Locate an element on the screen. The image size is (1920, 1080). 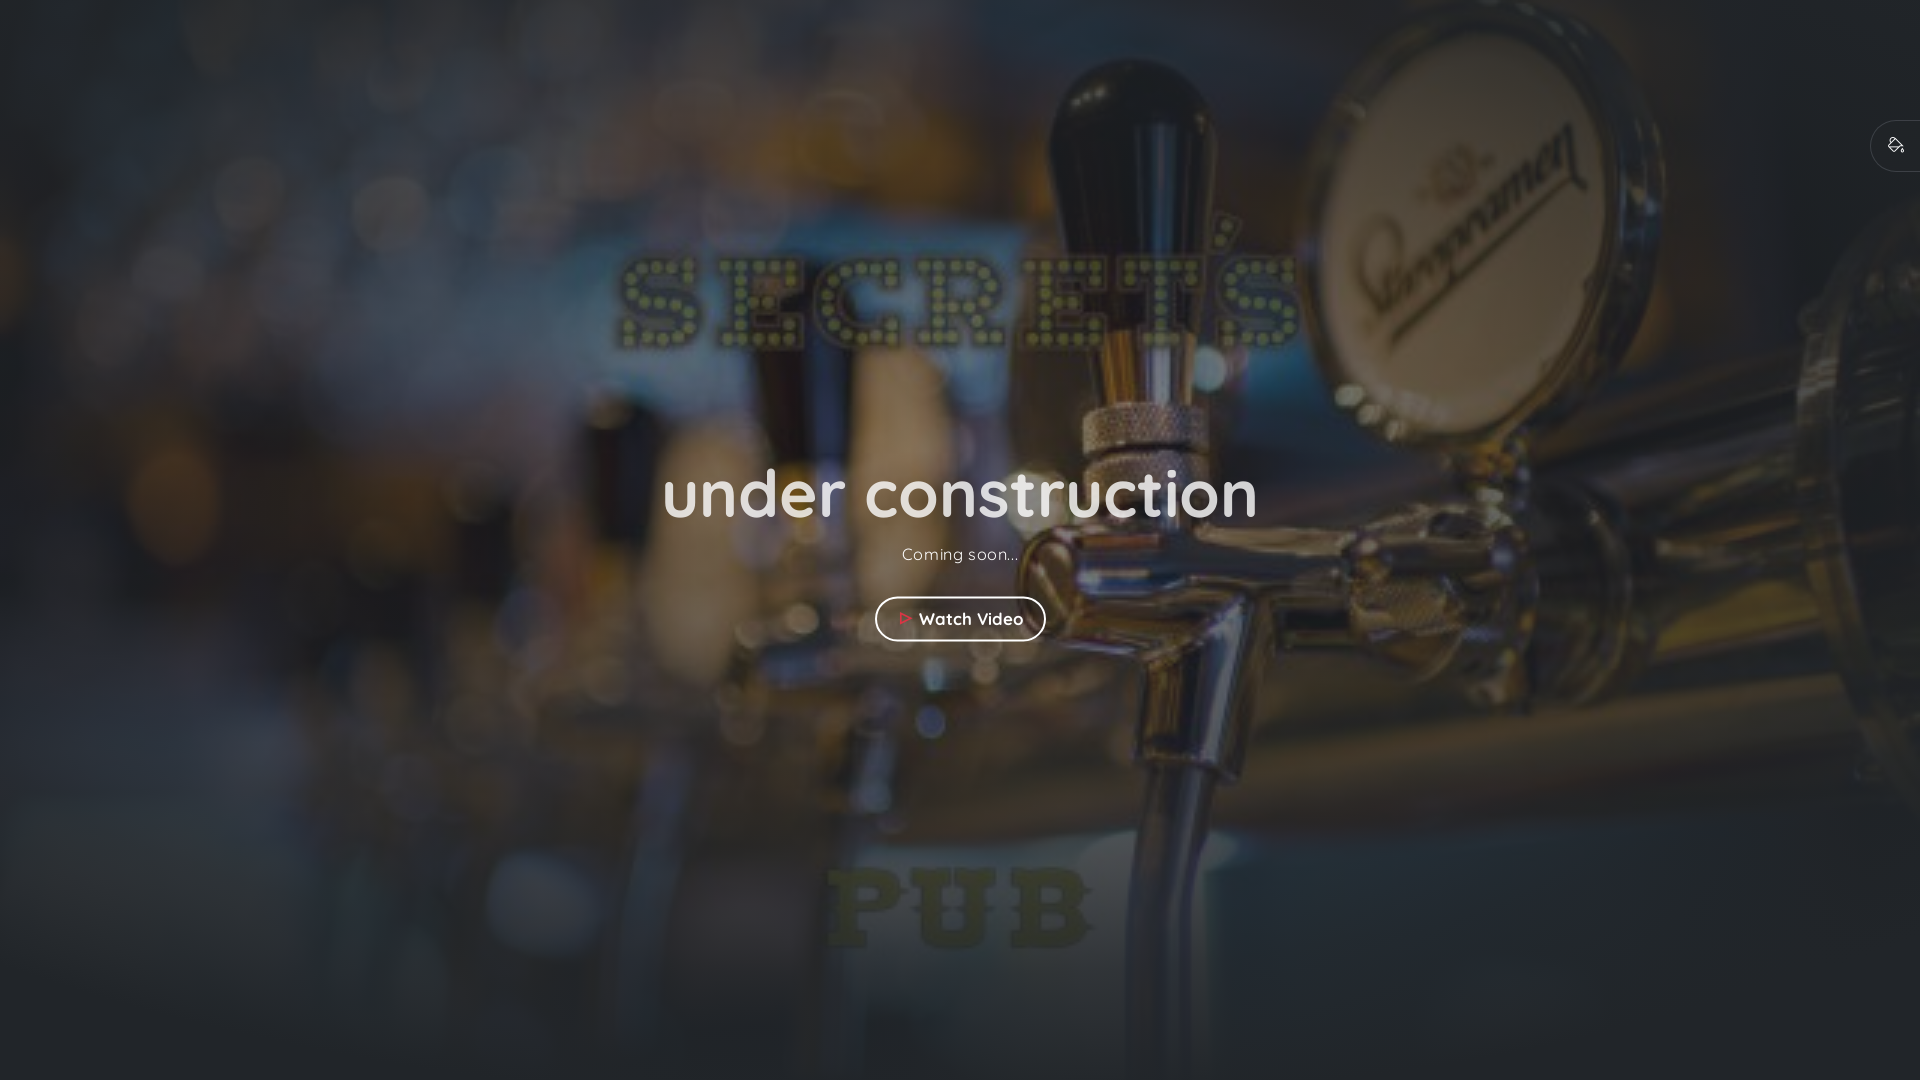
'Watch Video' is located at coordinates (873, 617).